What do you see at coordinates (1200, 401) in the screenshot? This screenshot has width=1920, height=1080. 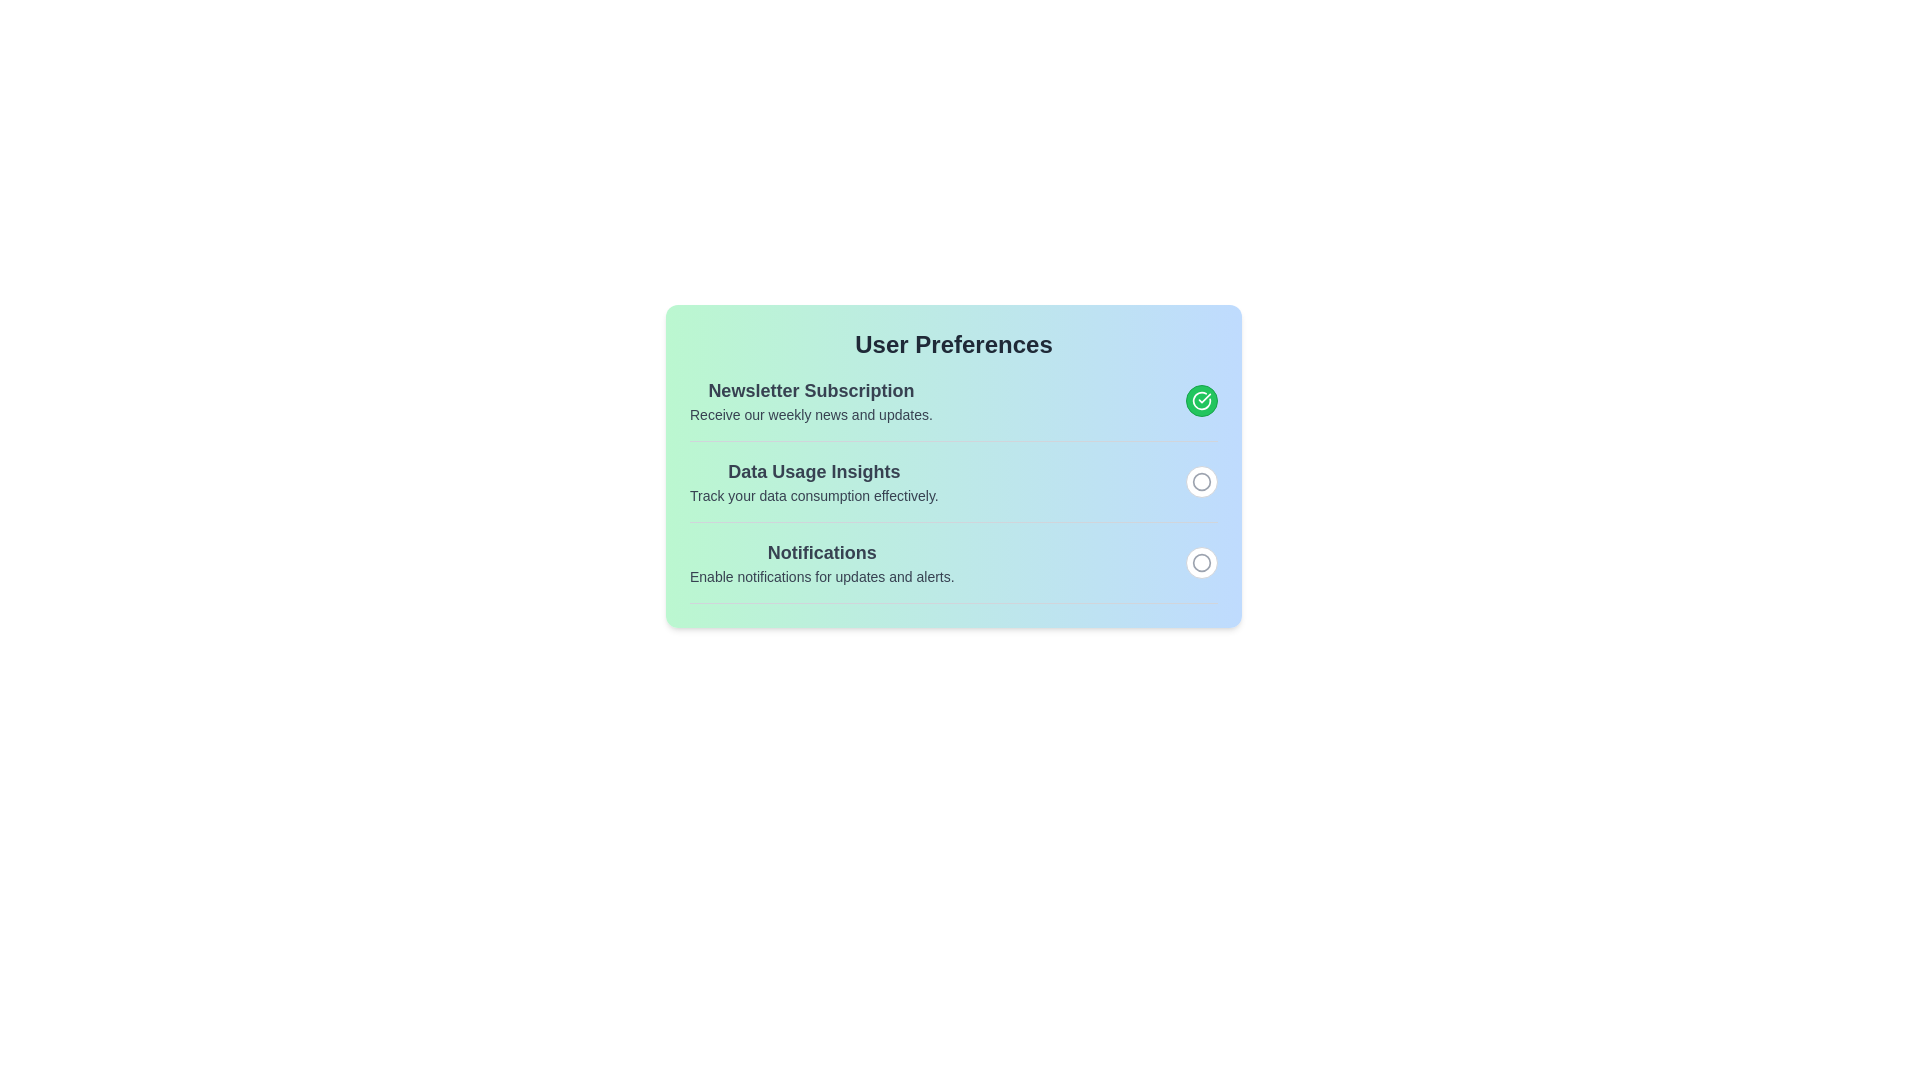 I see `the circular green confirmation button with a white checkmark in the 'Newsletter Subscription' section` at bounding box center [1200, 401].